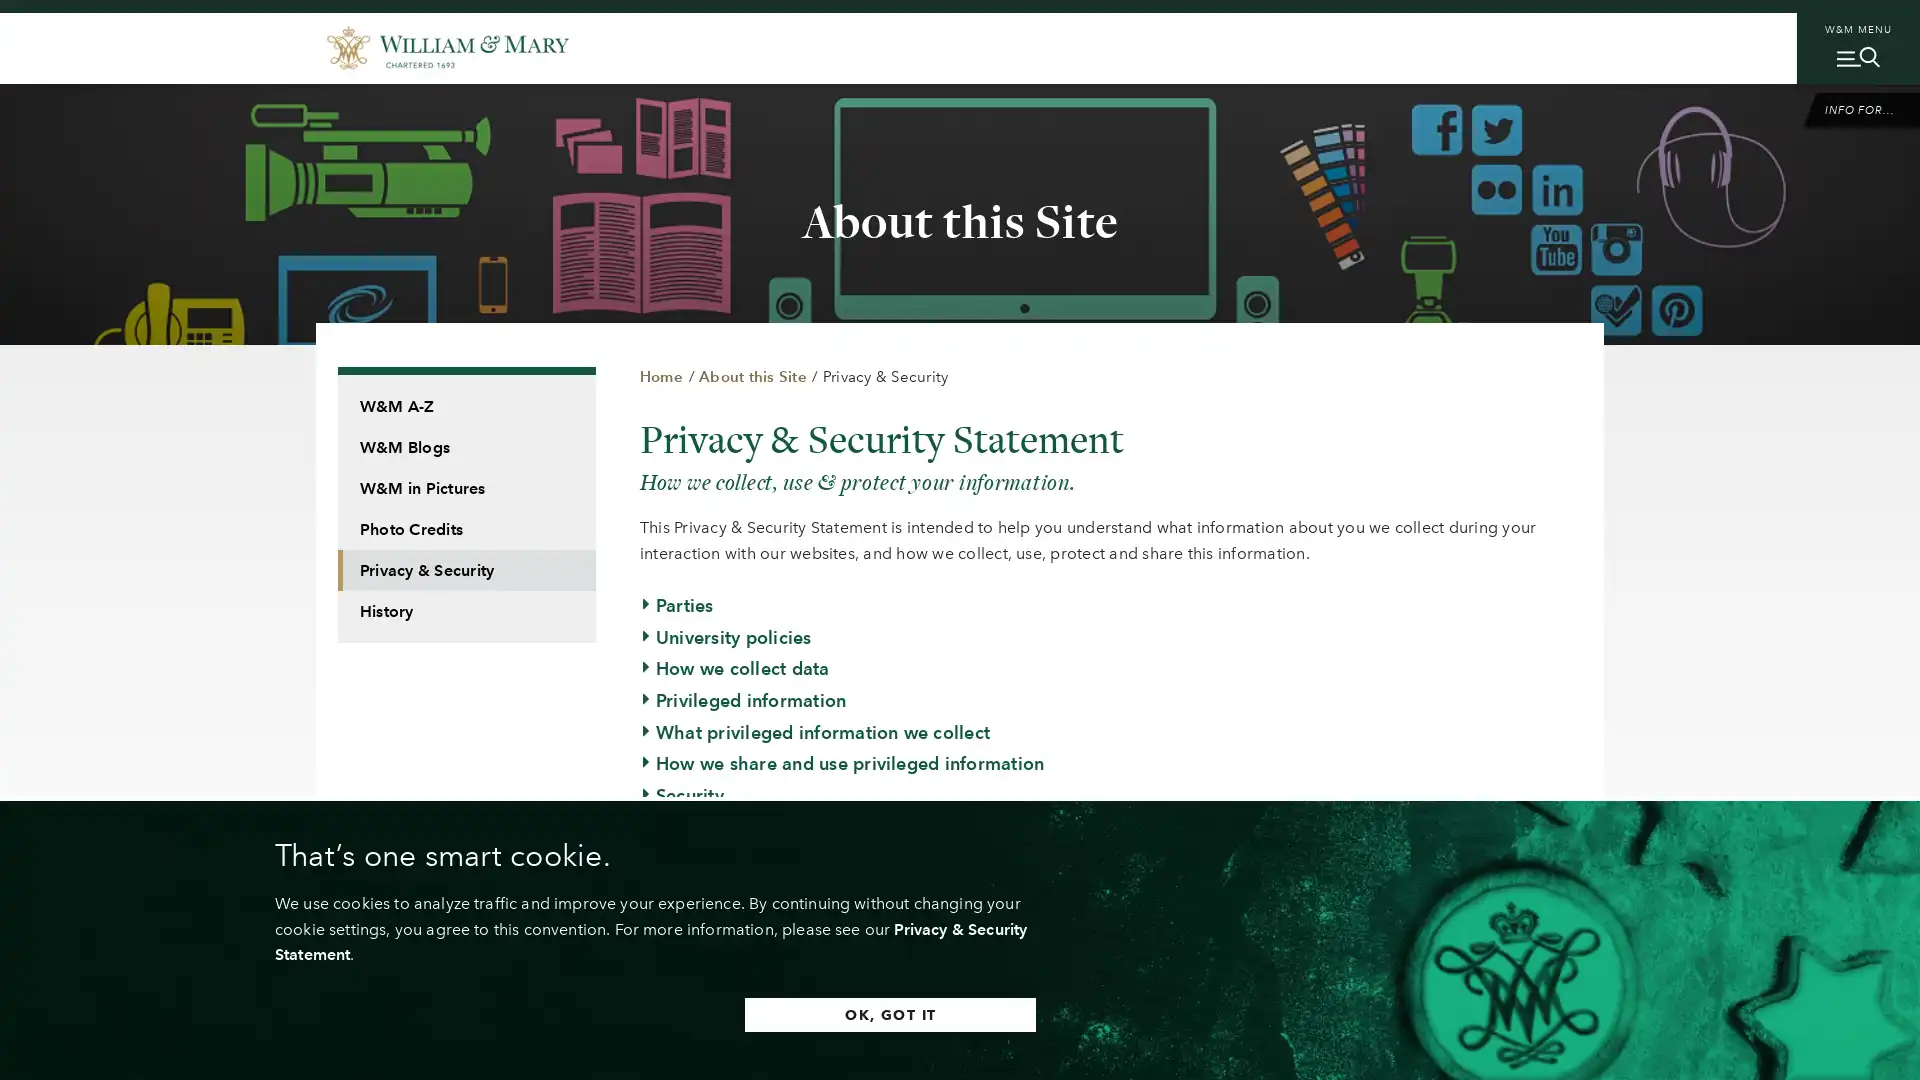 The width and height of the screenshot is (1920, 1080). What do you see at coordinates (752, 858) in the screenshot?
I see `Removal from email lists` at bounding box center [752, 858].